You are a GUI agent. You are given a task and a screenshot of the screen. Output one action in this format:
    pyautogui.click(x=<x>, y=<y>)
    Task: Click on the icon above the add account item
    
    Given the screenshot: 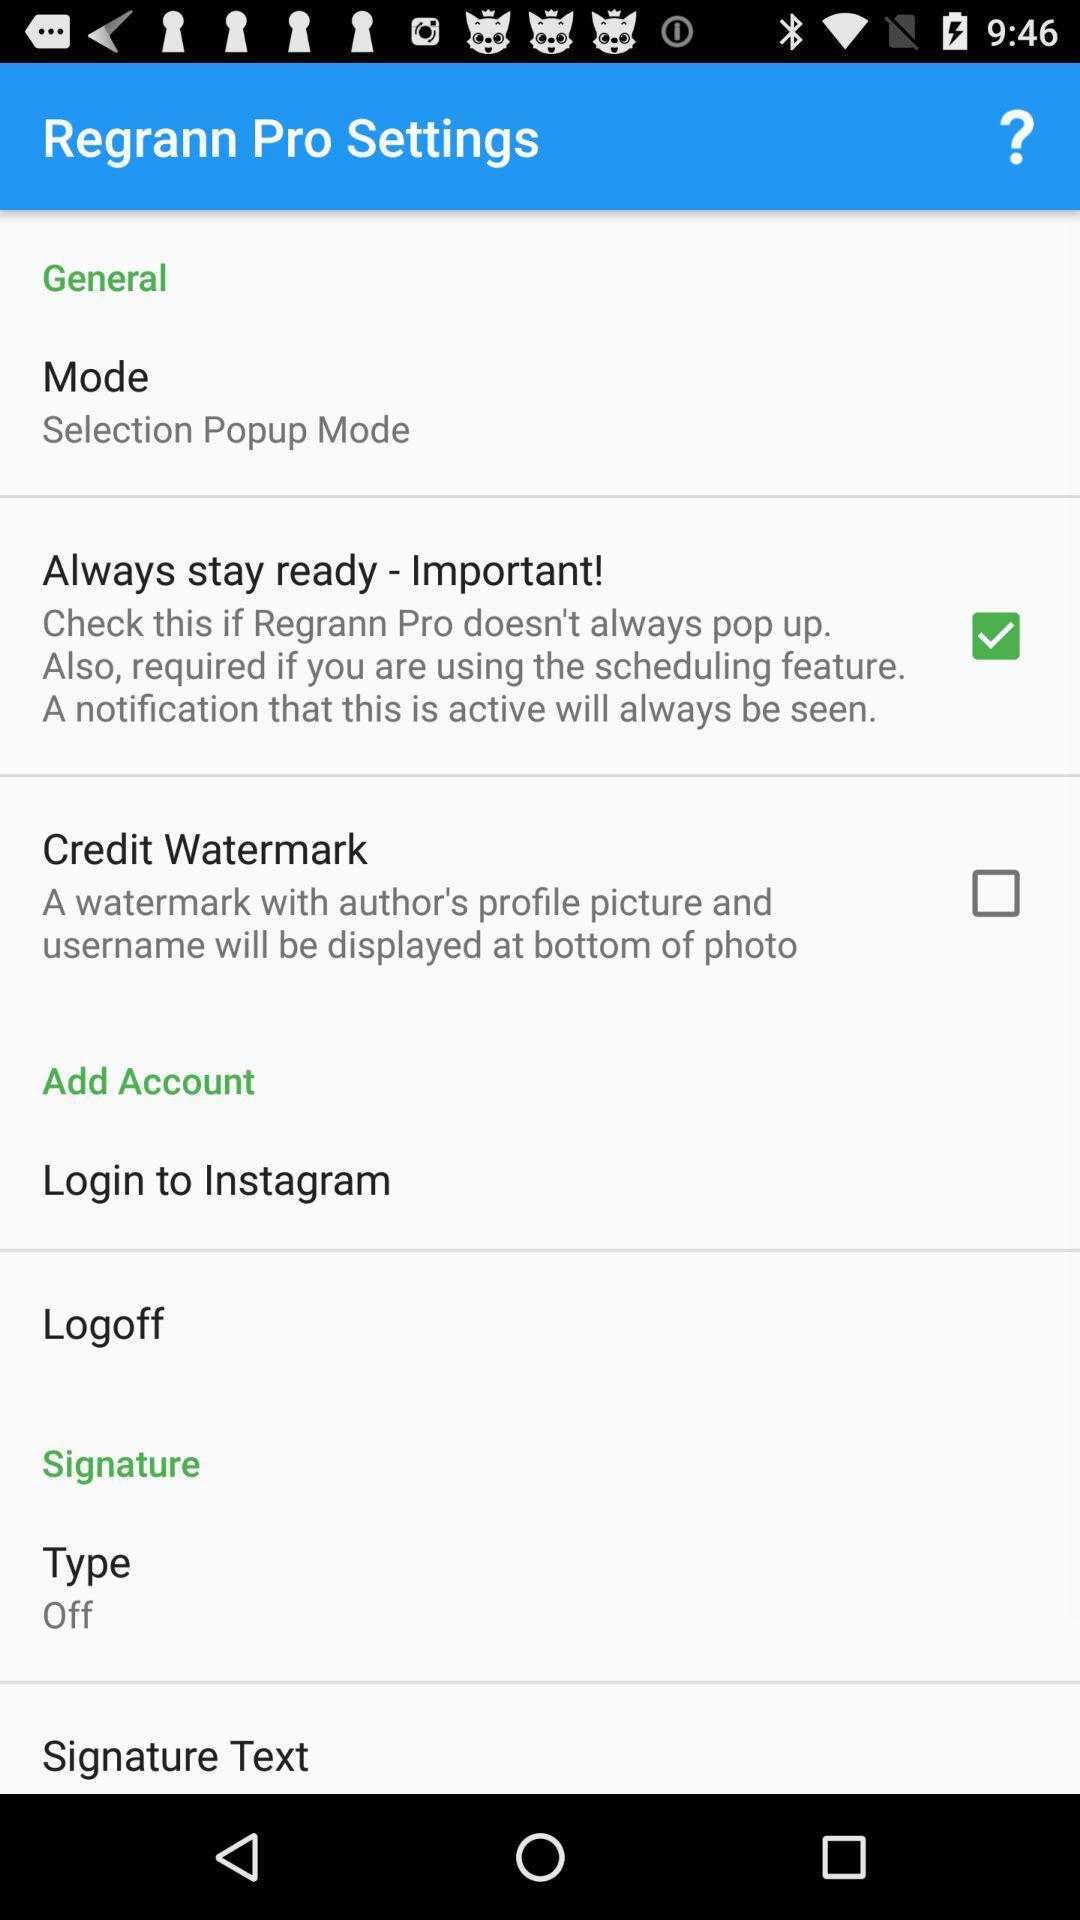 What is the action you would take?
    pyautogui.click(x=477, y=921)
    